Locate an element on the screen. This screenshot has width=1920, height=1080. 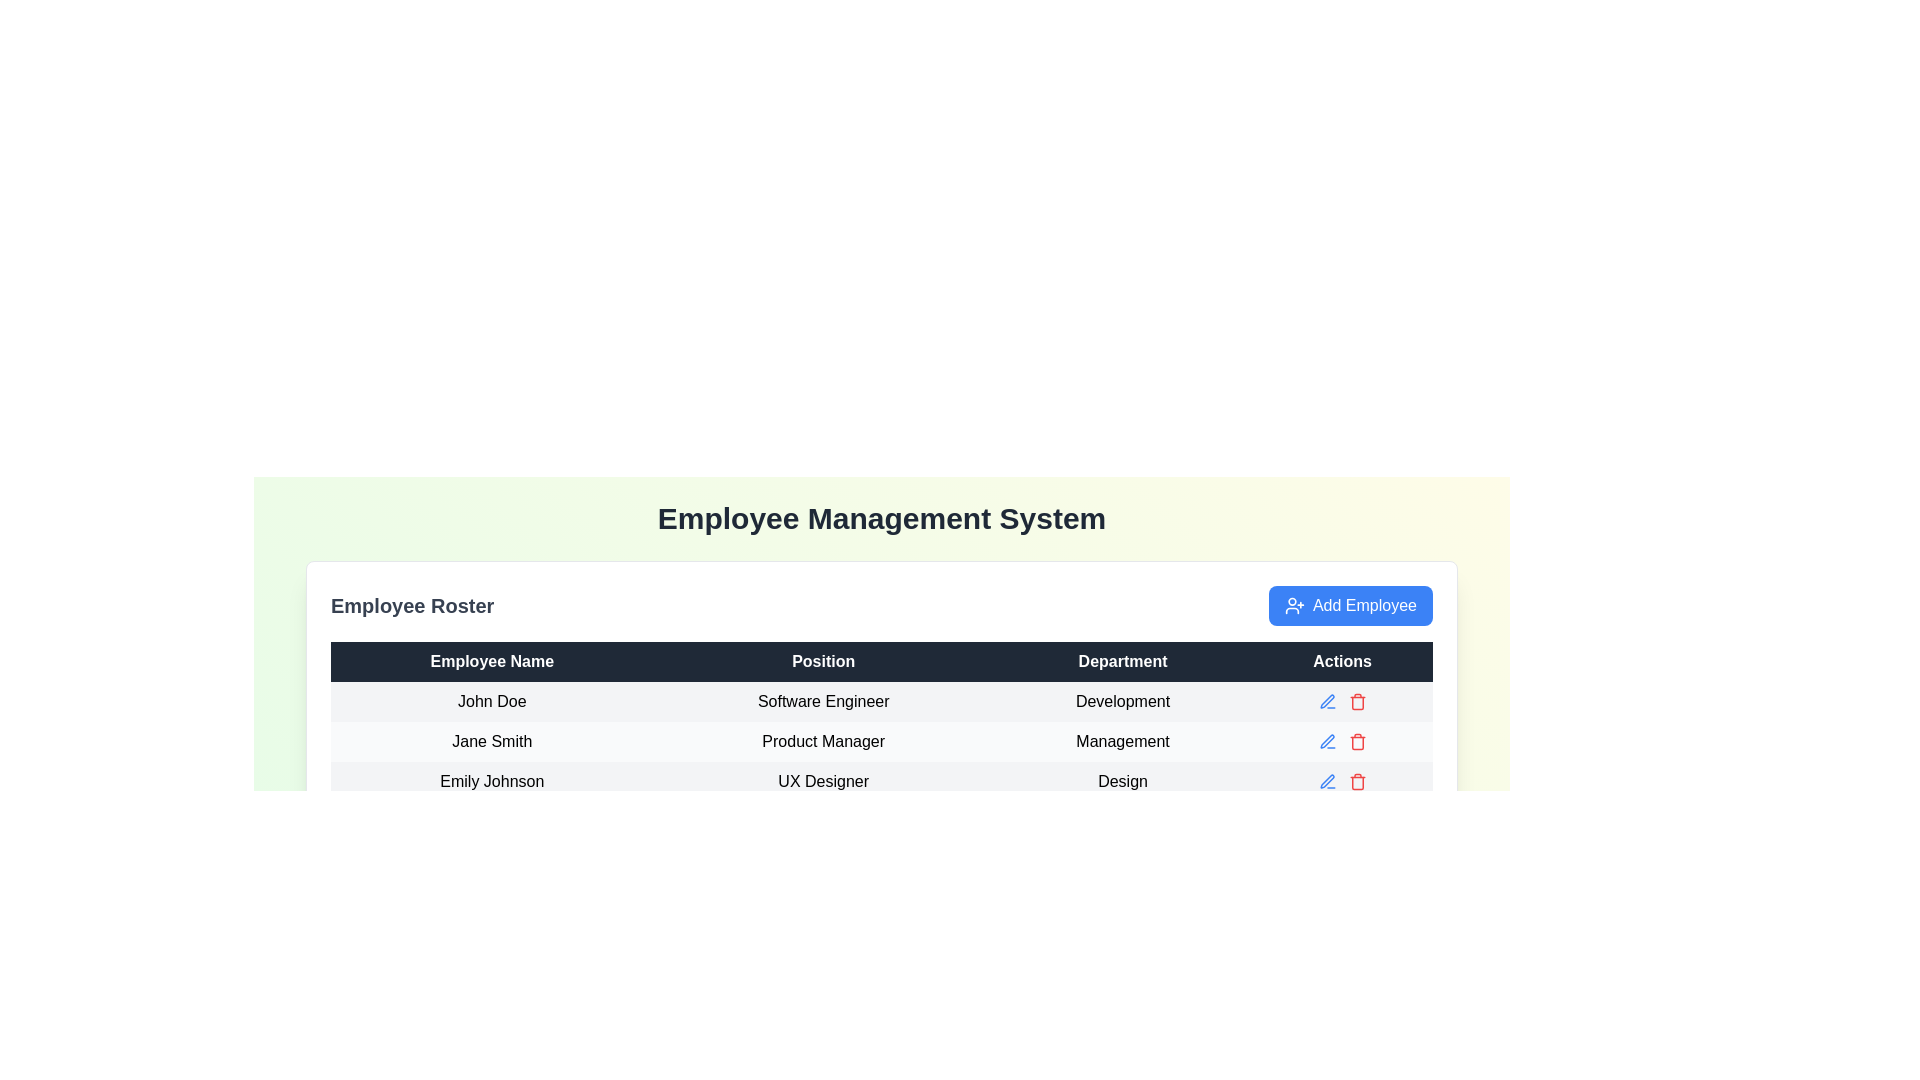
the static text label displaying 'Design' in the last cell of the row corresponding to 'Emily Johnson' in the 'Department' column of the employee roster table is located at coordinates (1123, 781).